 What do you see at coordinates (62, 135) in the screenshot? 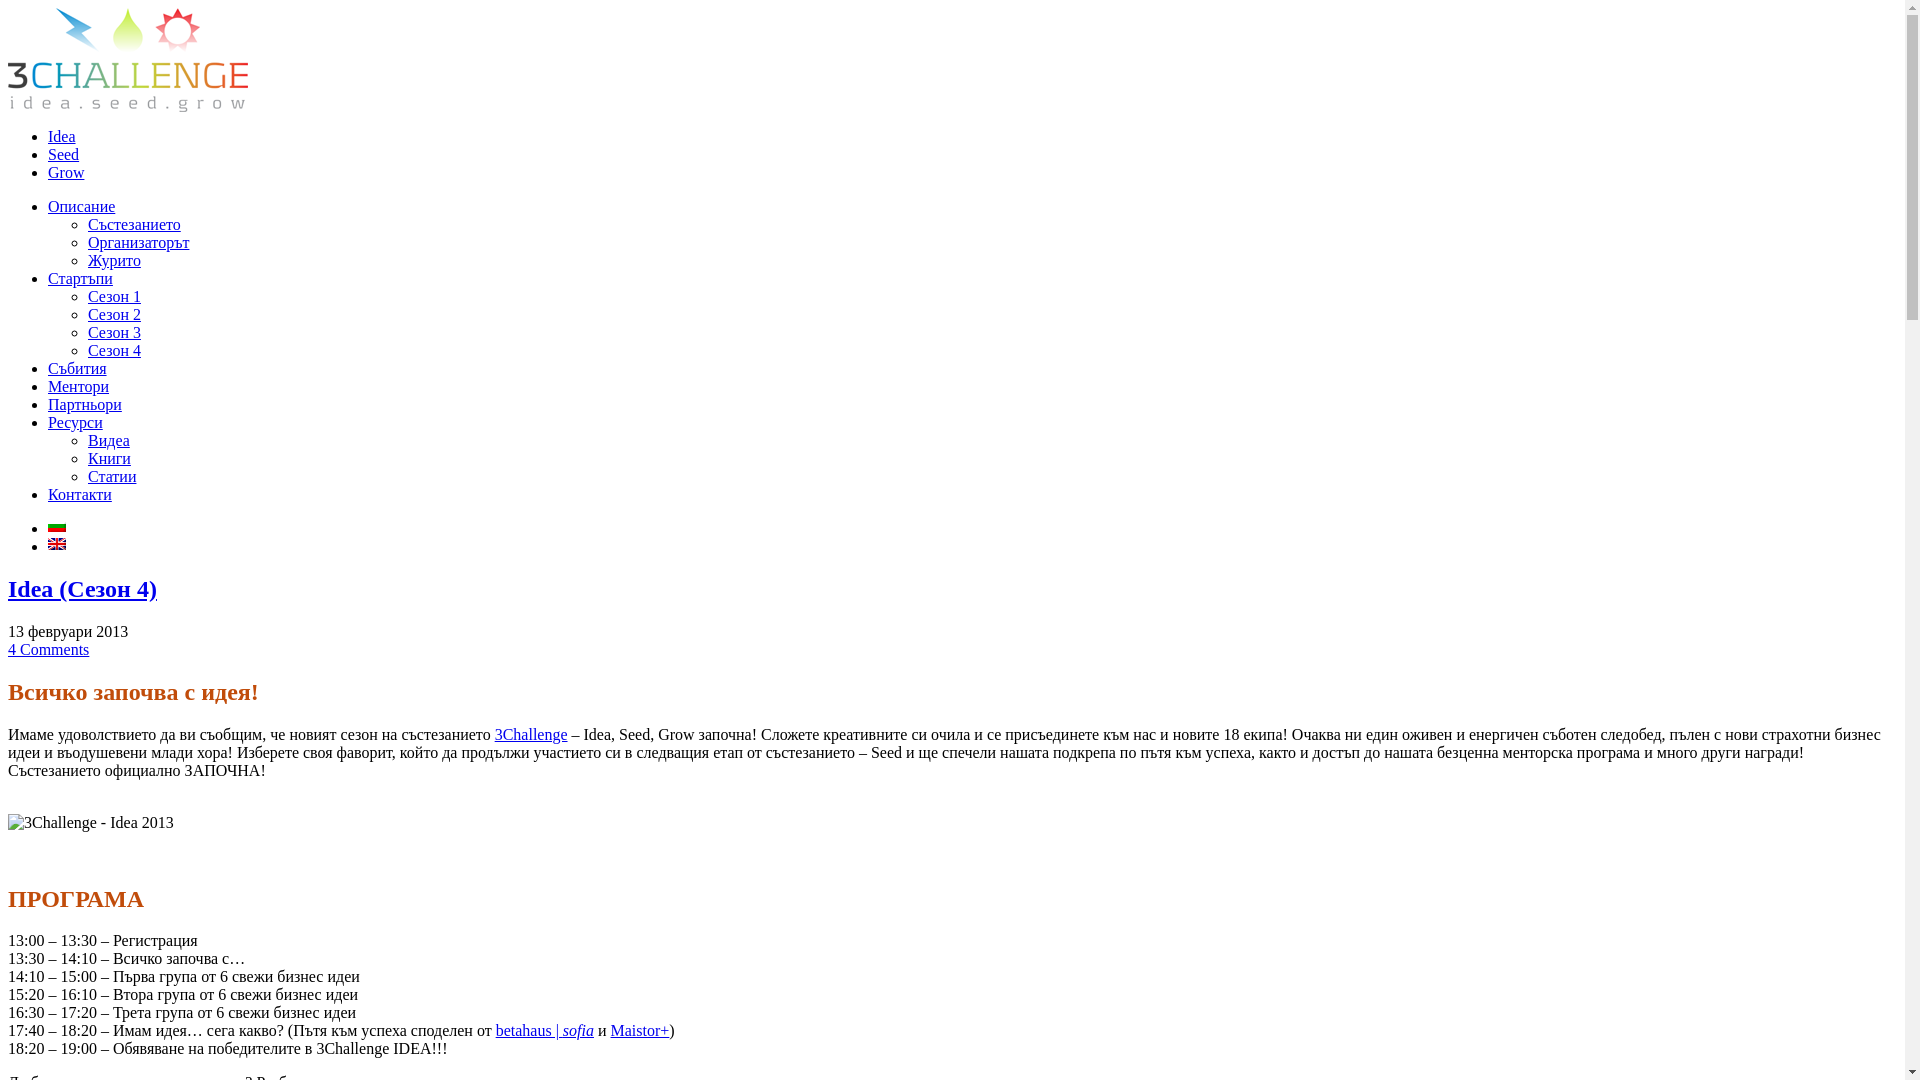
I see `'Idea'` at bounding box center [62, 135].